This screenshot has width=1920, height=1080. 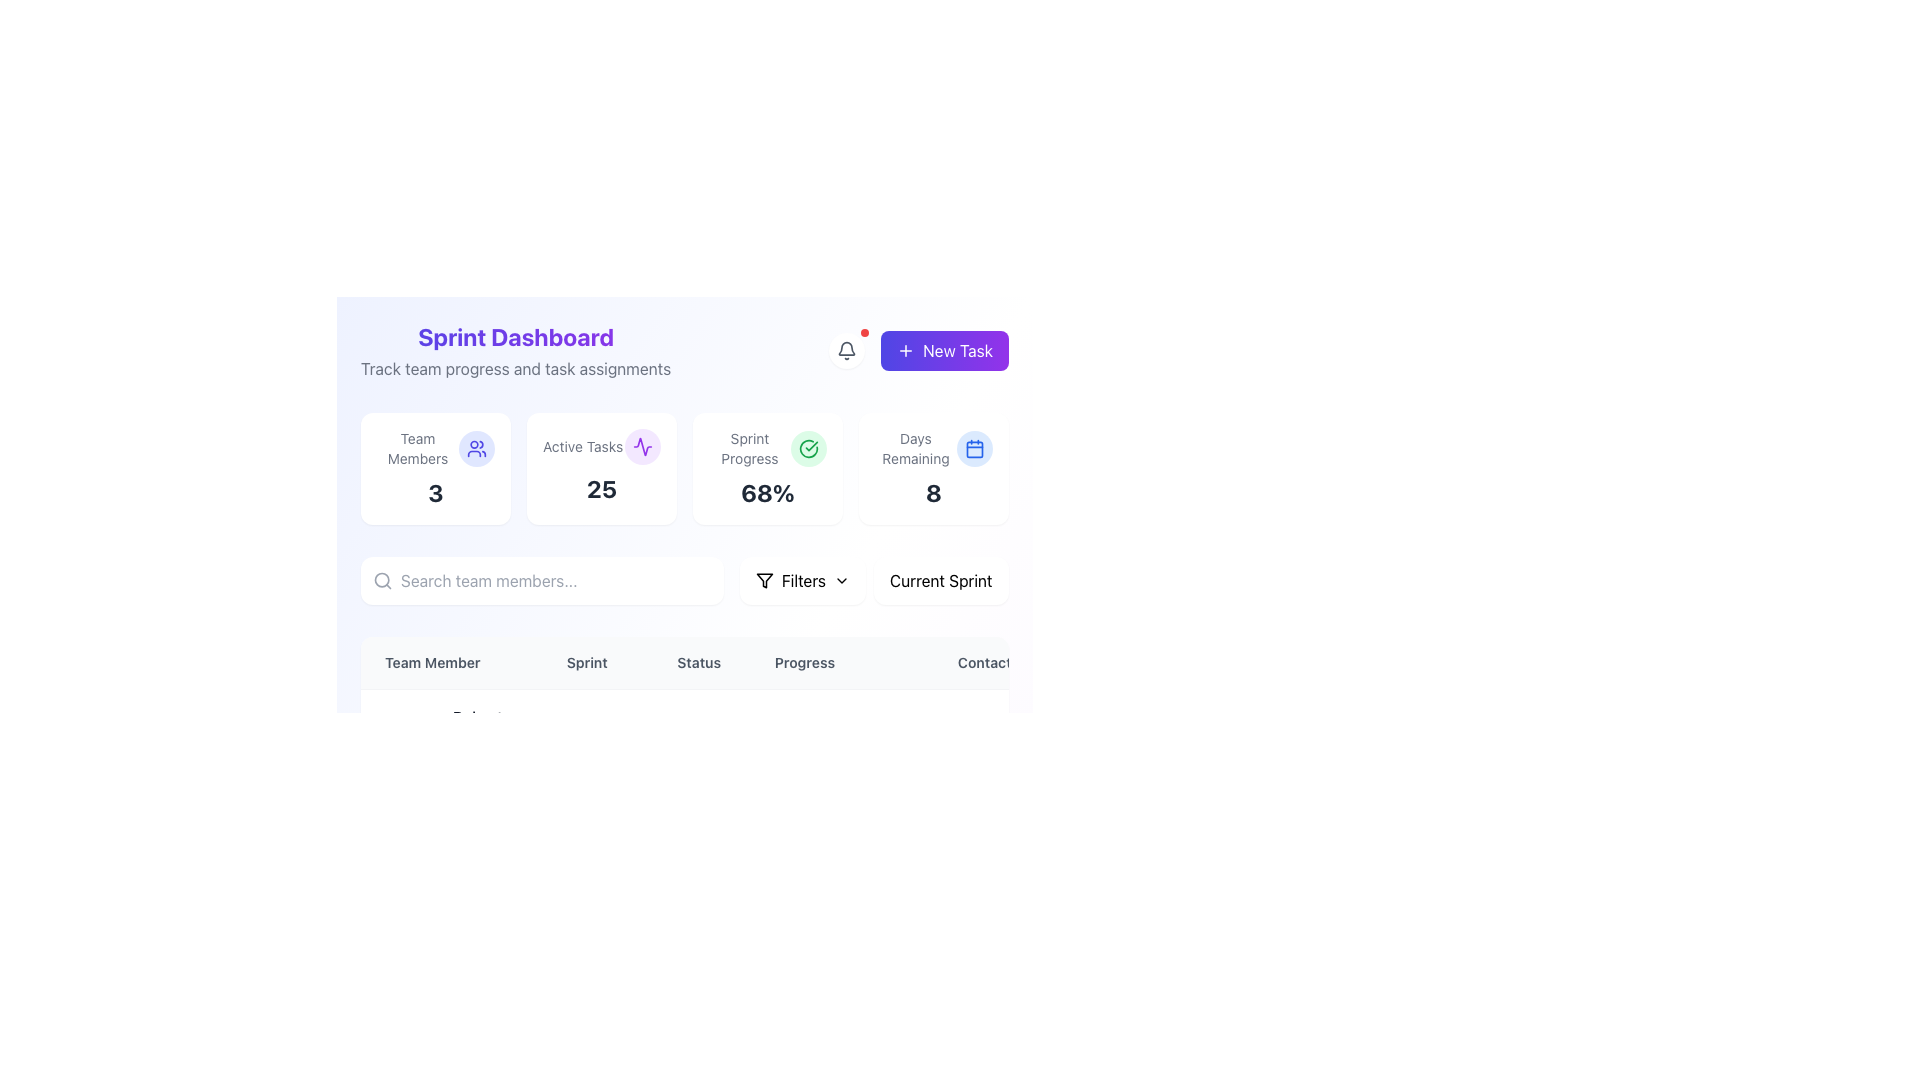 I want to click on the 'Team Member' text label, which serves as a column header for categorizing data under the 'Team Member' column, so click(x=450, y=663).